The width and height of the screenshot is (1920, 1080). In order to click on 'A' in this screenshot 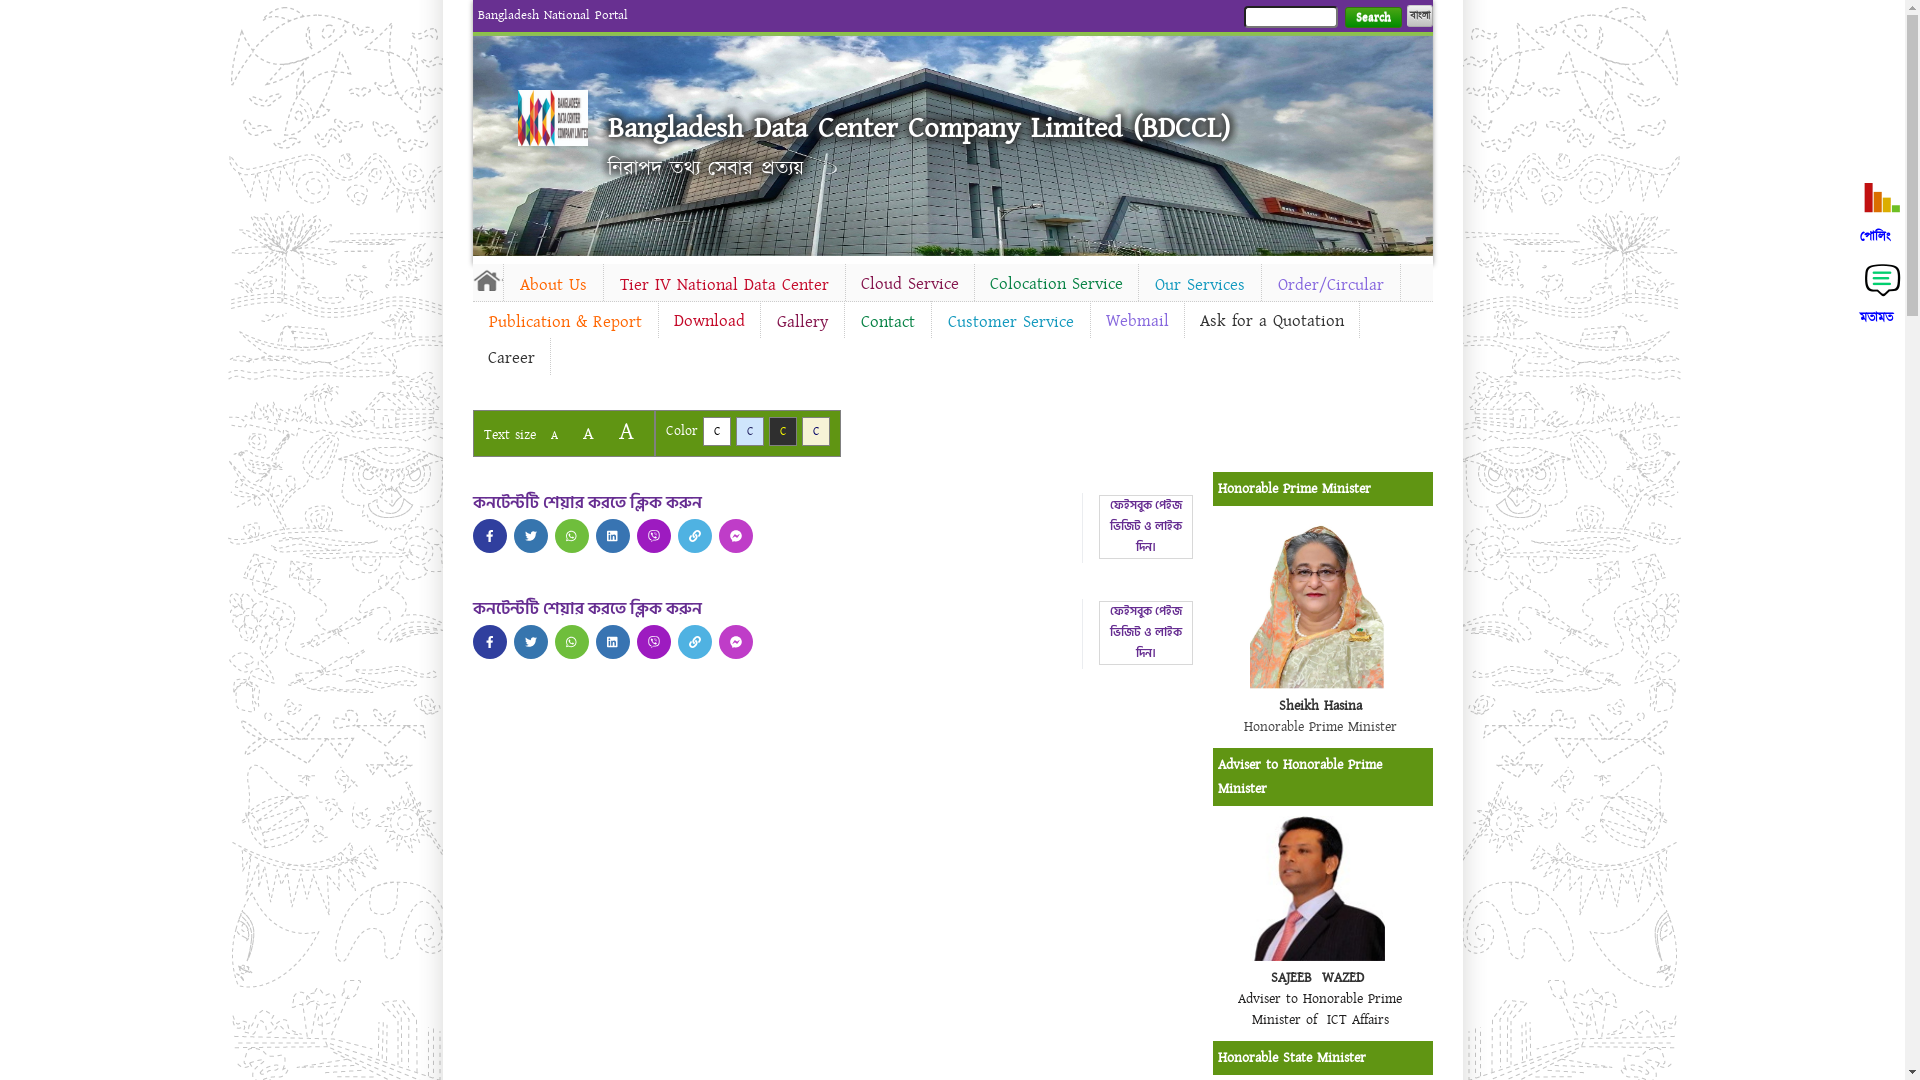, I will do `click(586, 432)`.